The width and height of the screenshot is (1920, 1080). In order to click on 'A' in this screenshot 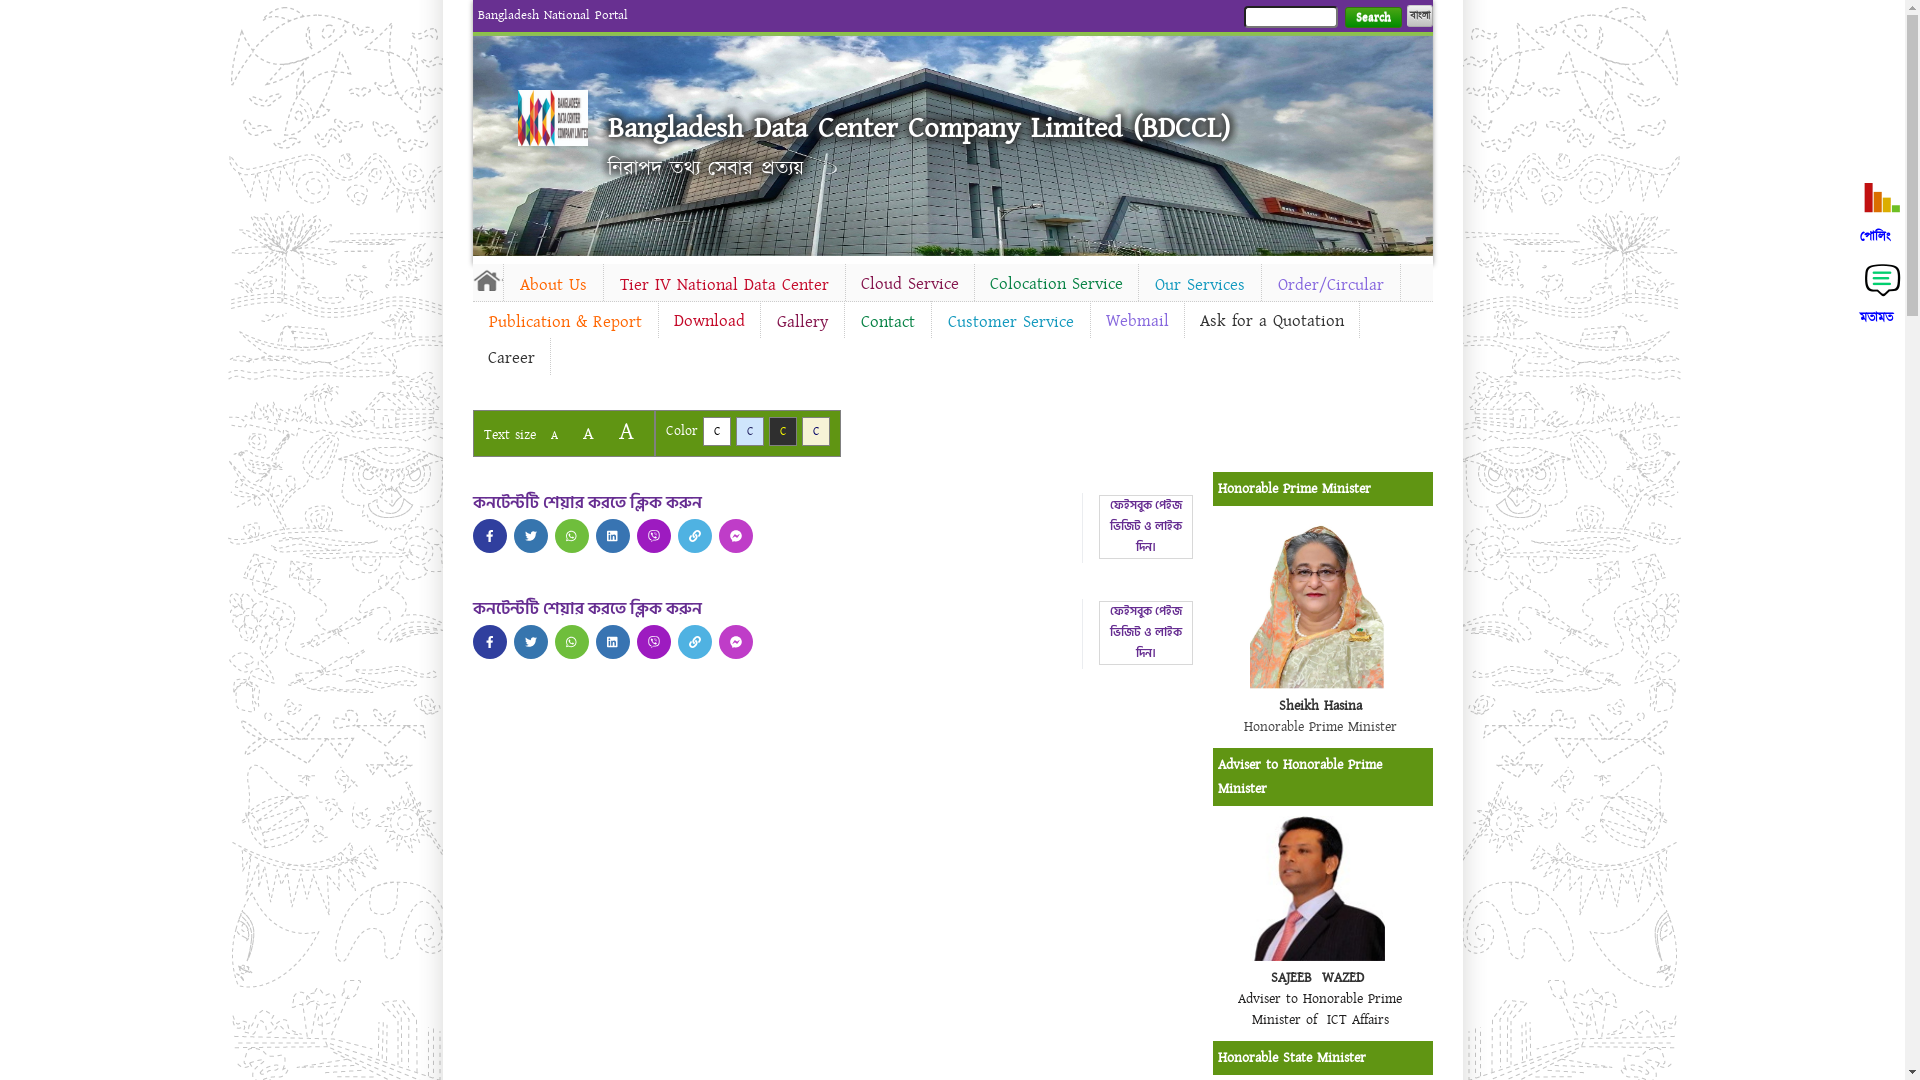, I will do `click(586, 432)`.